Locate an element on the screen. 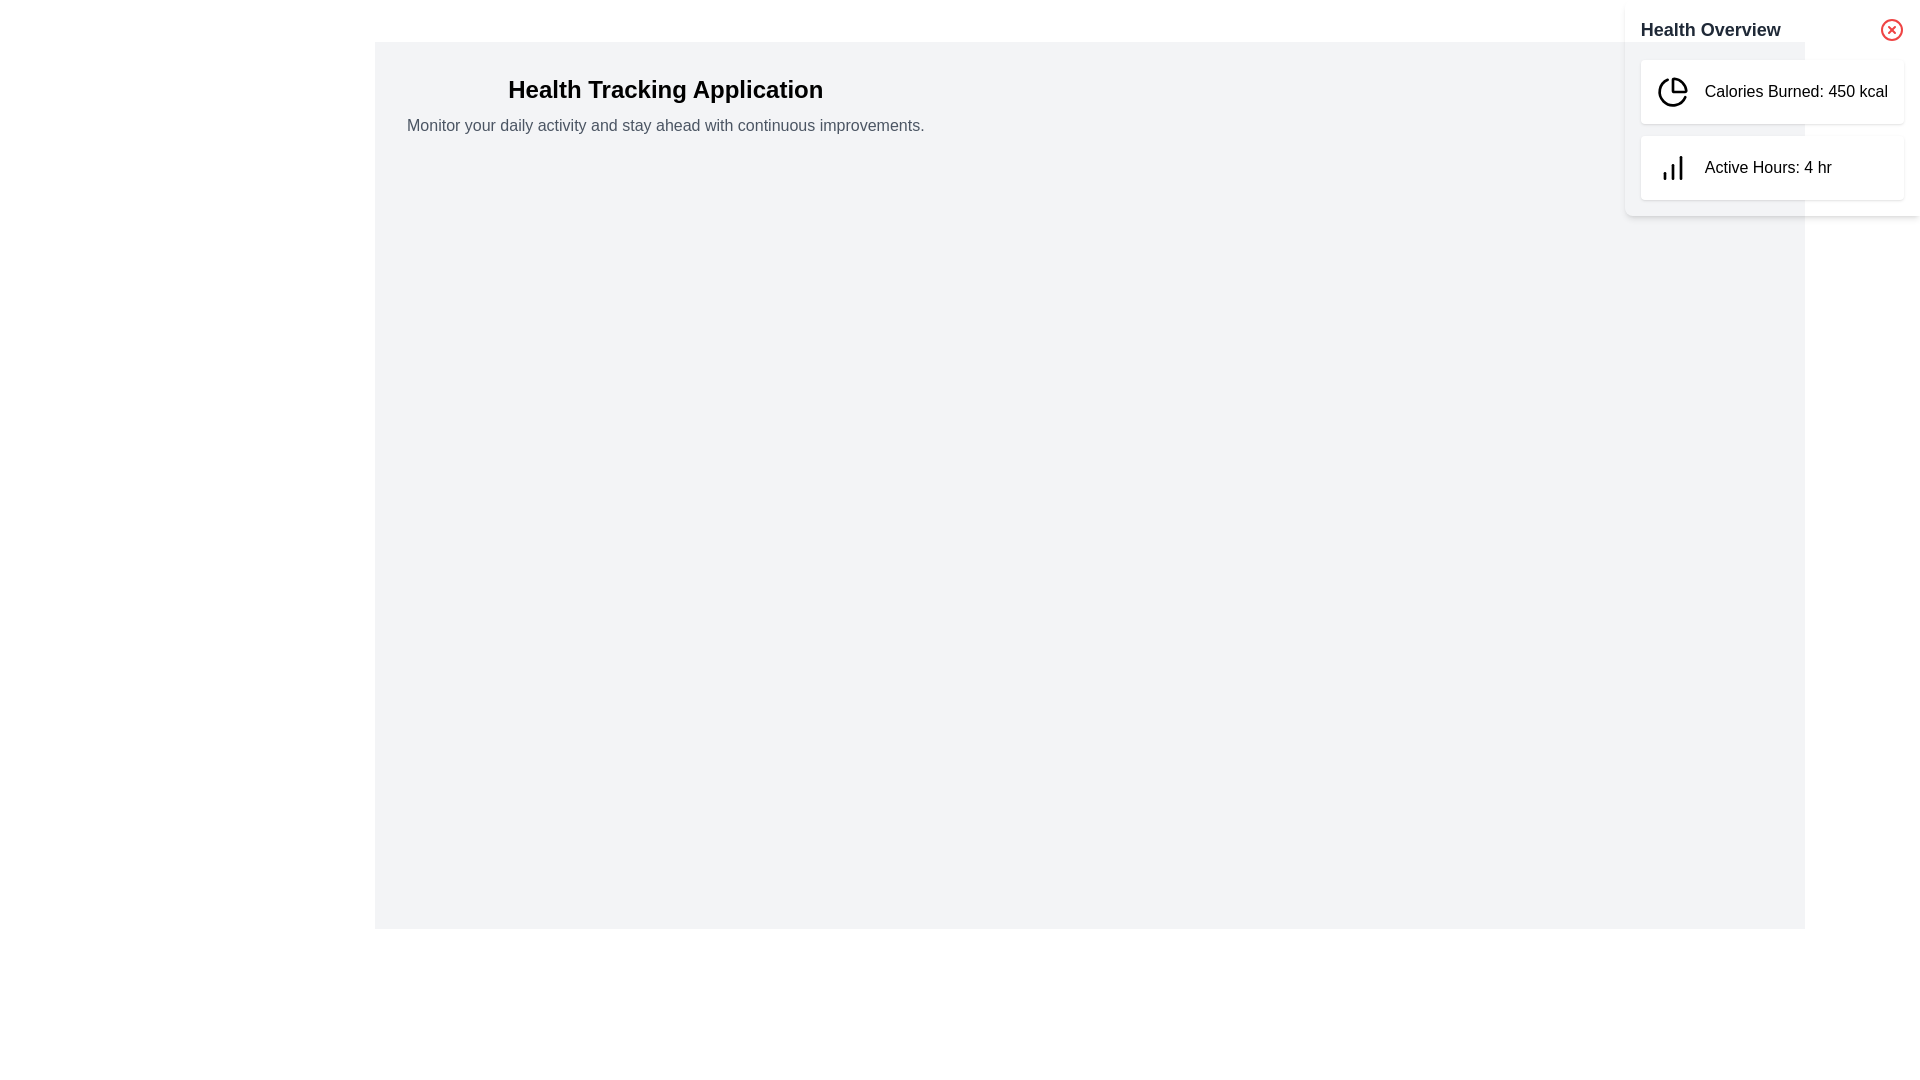 This screenshot has height=1080, width=1920. title of the panel by interacting with the header that has the bold text 'Health Overview' on the left is located at coordinates (1772, 30).